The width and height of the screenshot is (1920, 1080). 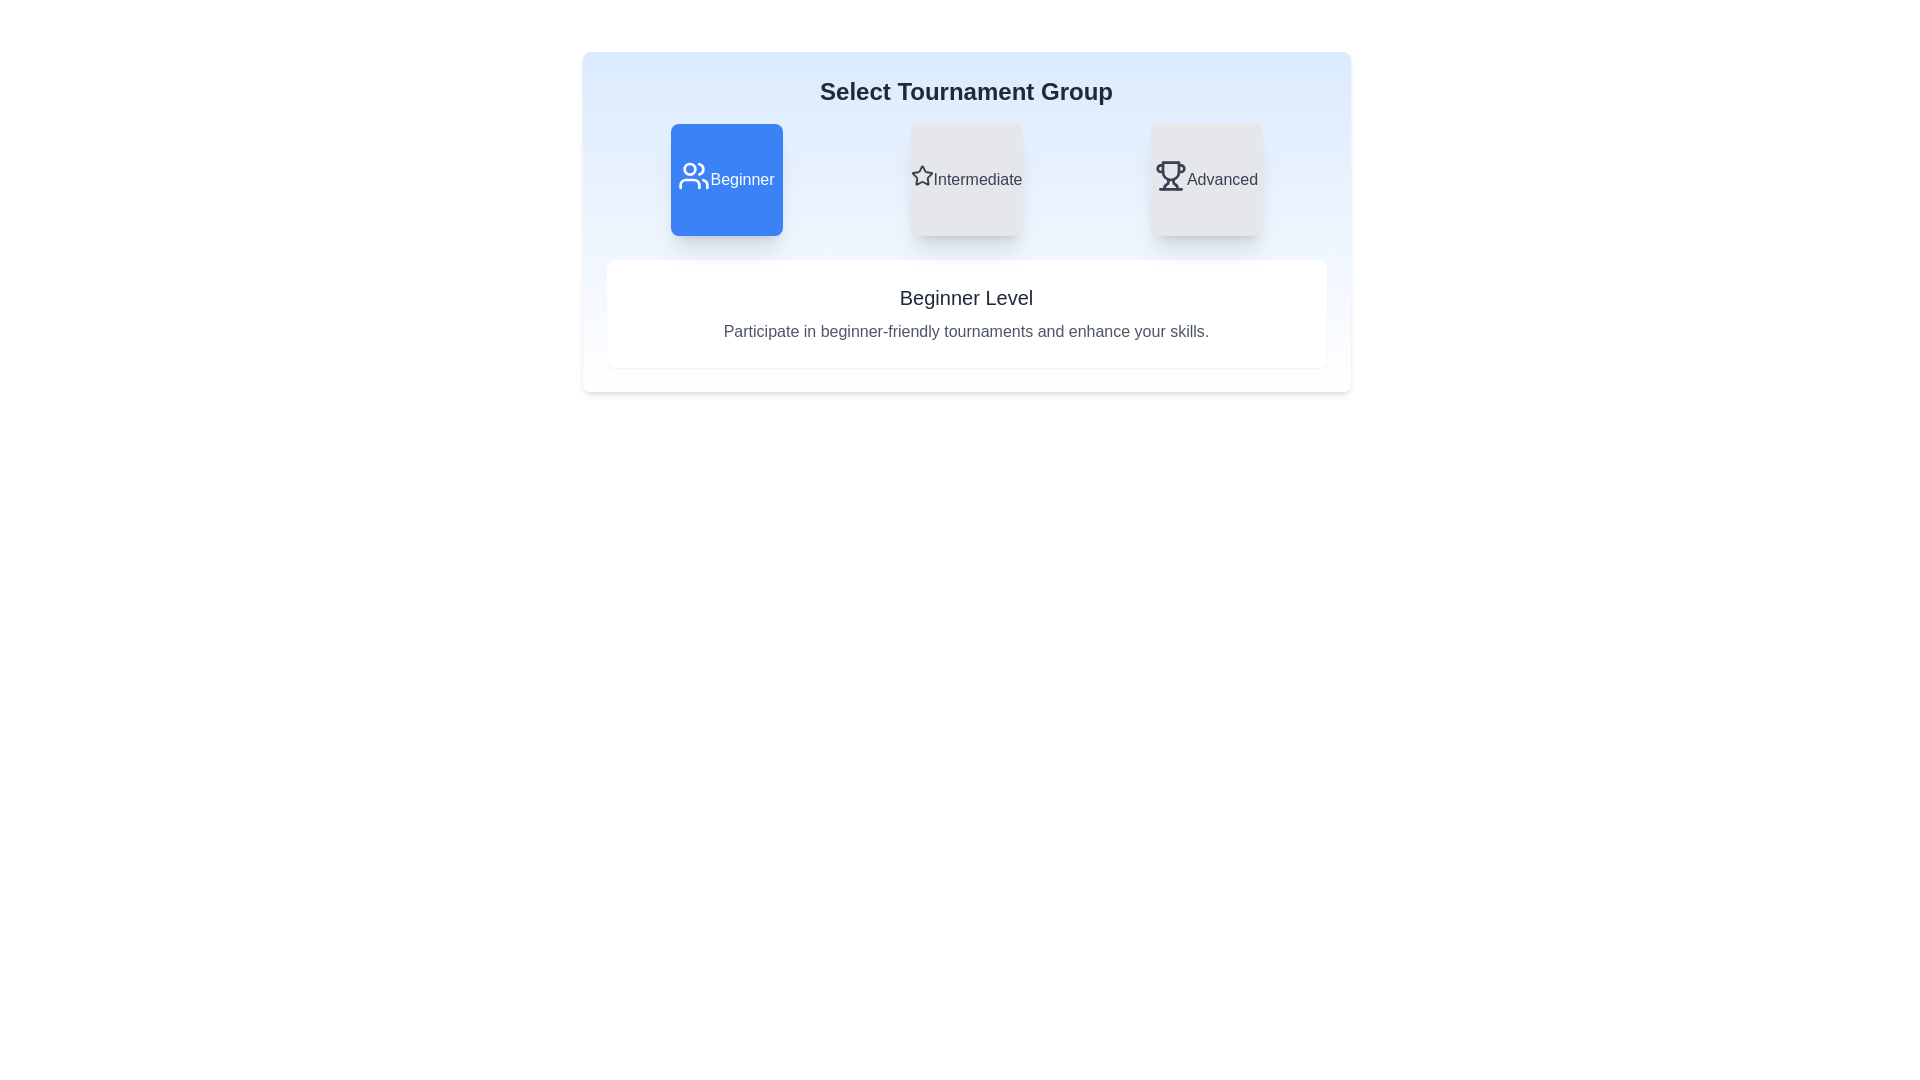 What do you see at coordinates (966, 297) in the screenshot?
I see `the text label that displays 'Beginner Level', which is prominently positioned below the 'Select Tournament Group' section in bold, dark gray font on a white background` at bounding box center [966, 297].